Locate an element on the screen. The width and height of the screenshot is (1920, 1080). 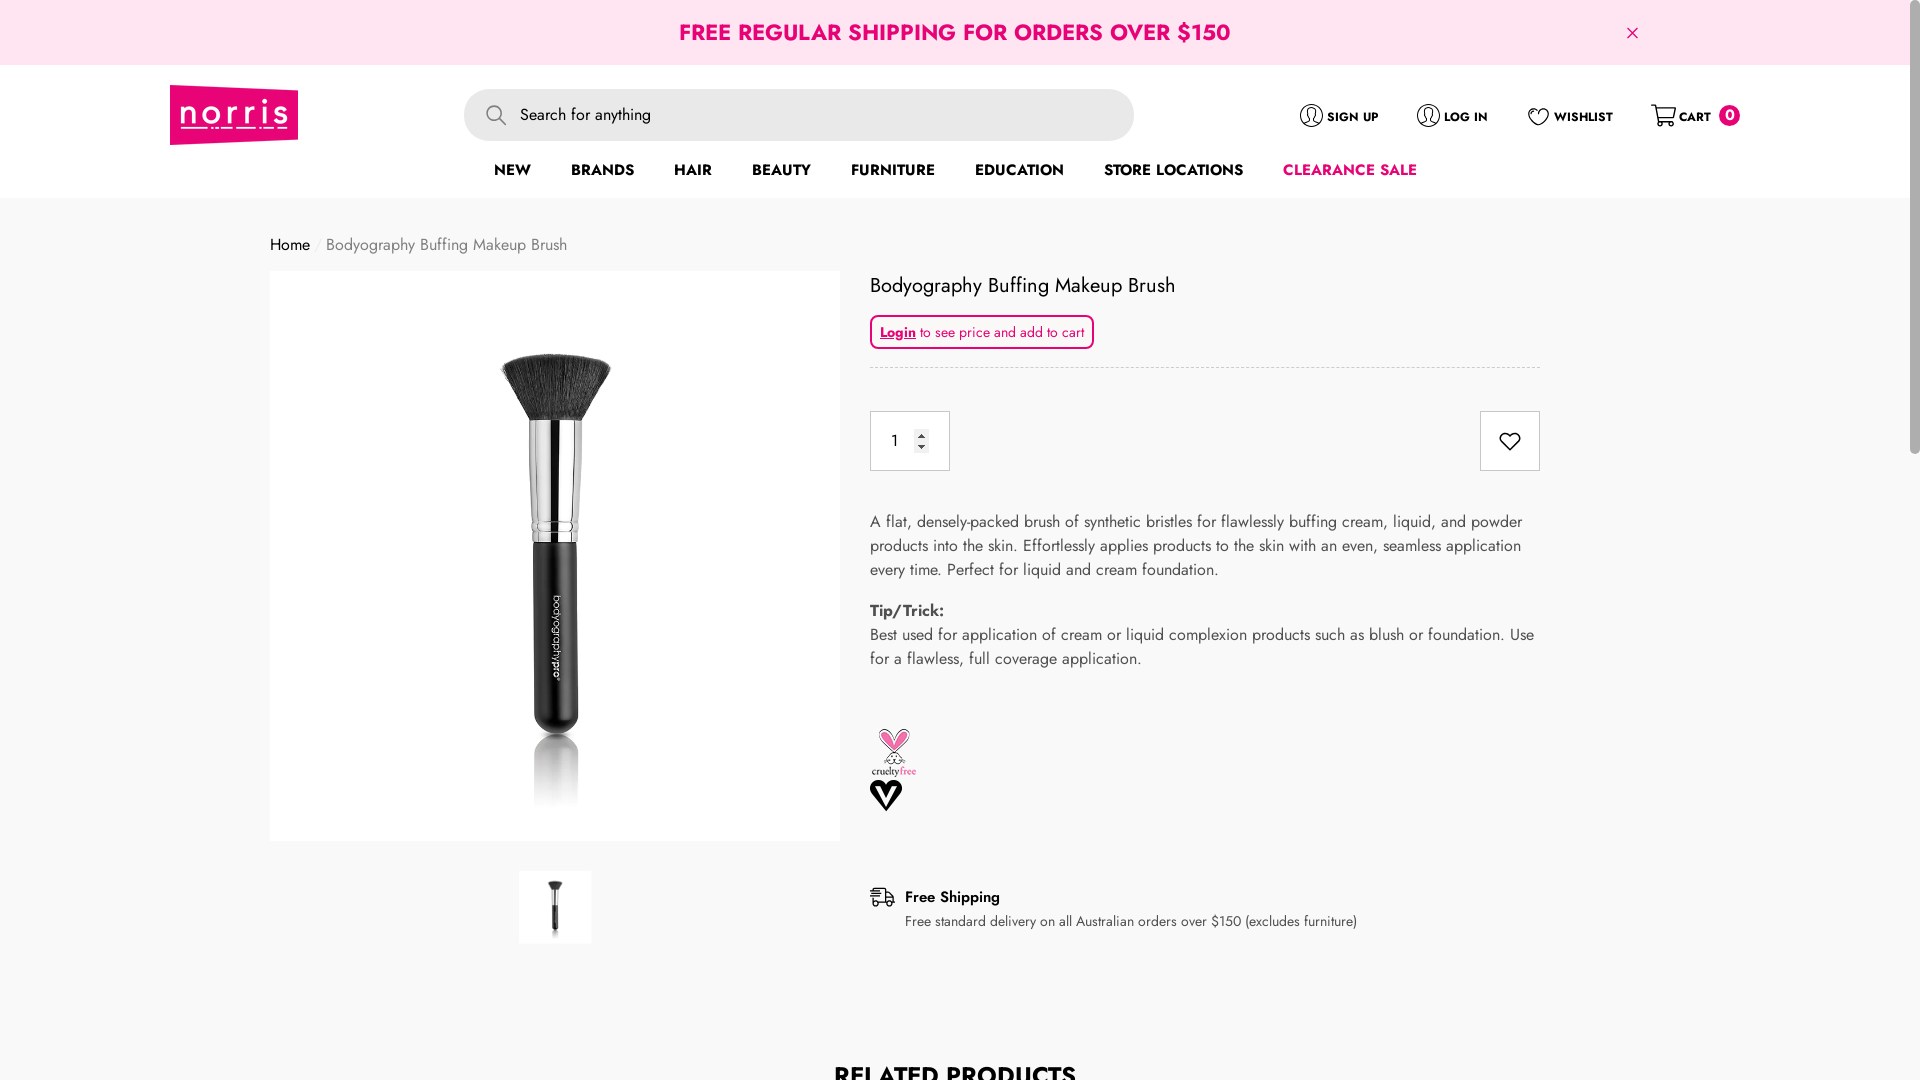
'NEW' is located at coordinates (494, 168).